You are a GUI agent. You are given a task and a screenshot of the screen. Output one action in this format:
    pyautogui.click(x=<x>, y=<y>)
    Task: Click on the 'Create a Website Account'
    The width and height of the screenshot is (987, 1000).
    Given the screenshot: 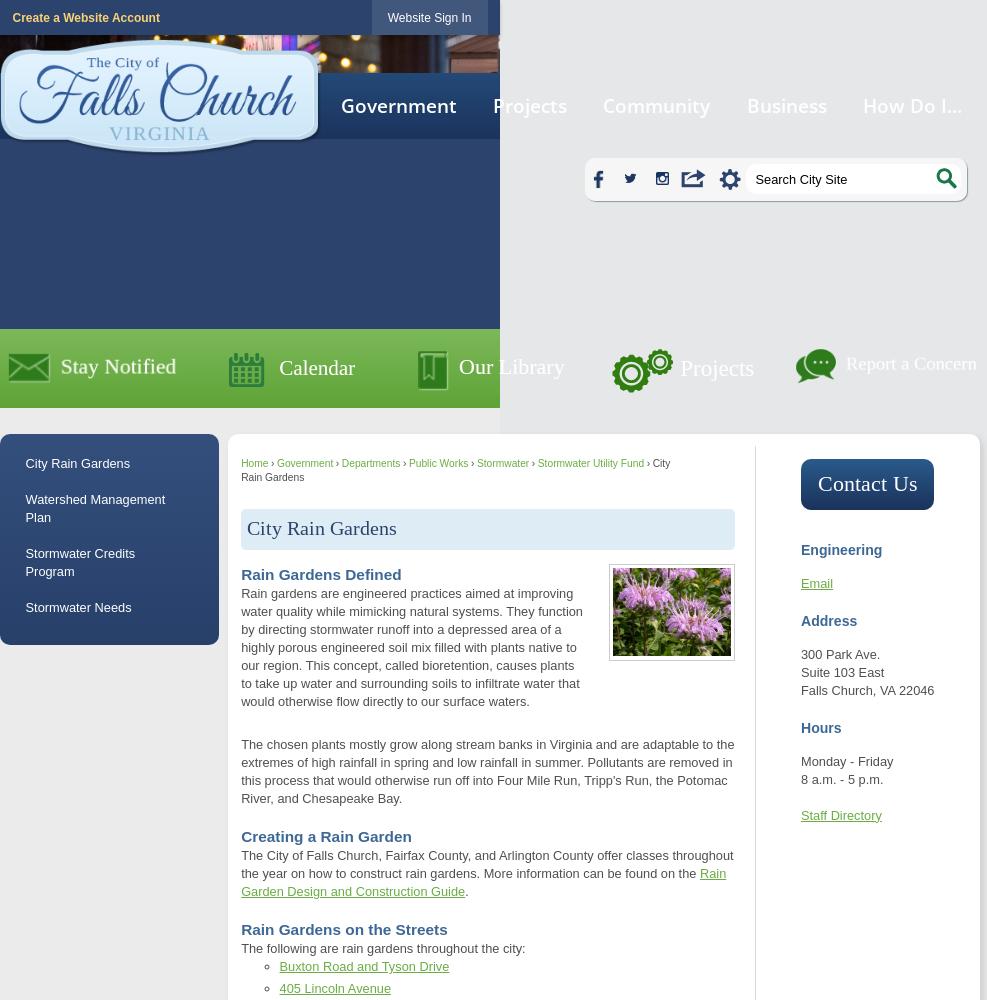 What is the action you would take?
    pyautogui.click(x=85, y=18)
    